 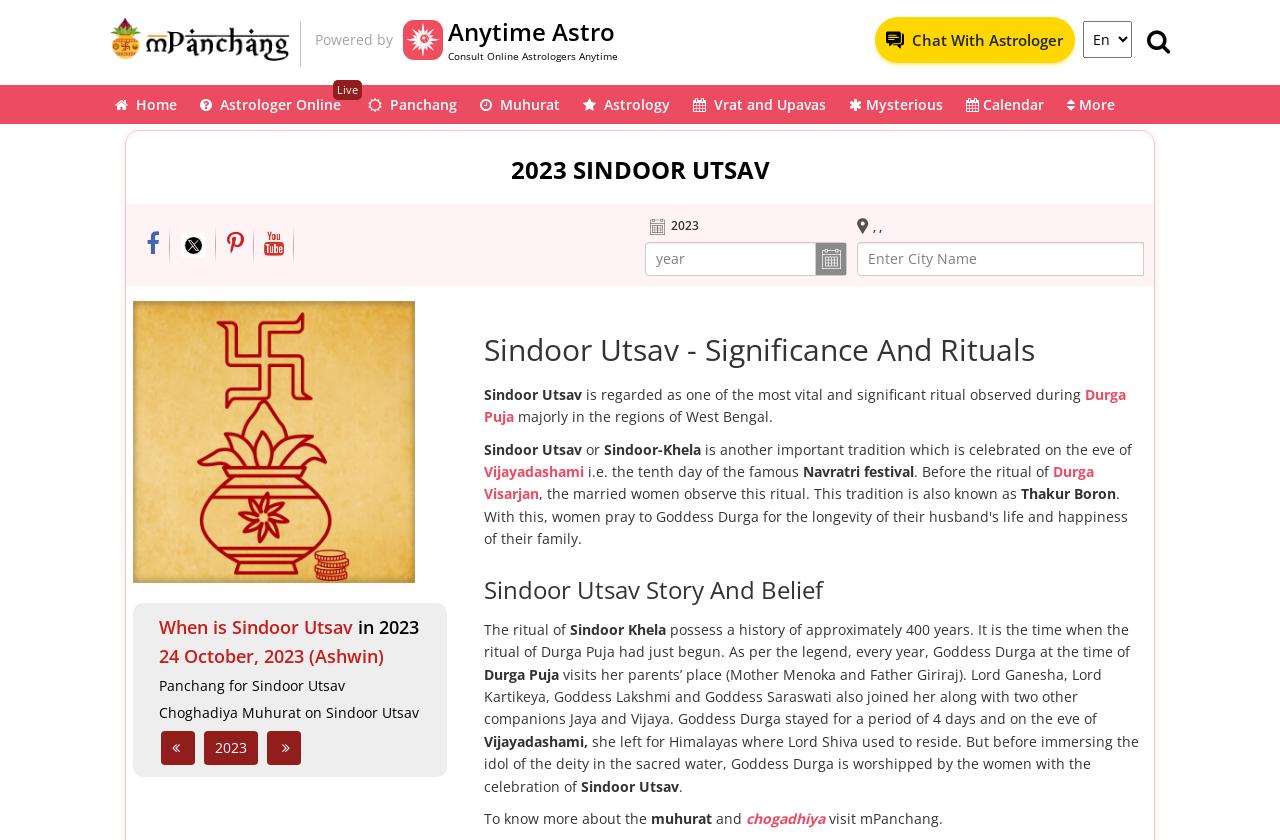 I want to click on '24 October, 2023 (Ashwin)', so click(x=270, y=655).